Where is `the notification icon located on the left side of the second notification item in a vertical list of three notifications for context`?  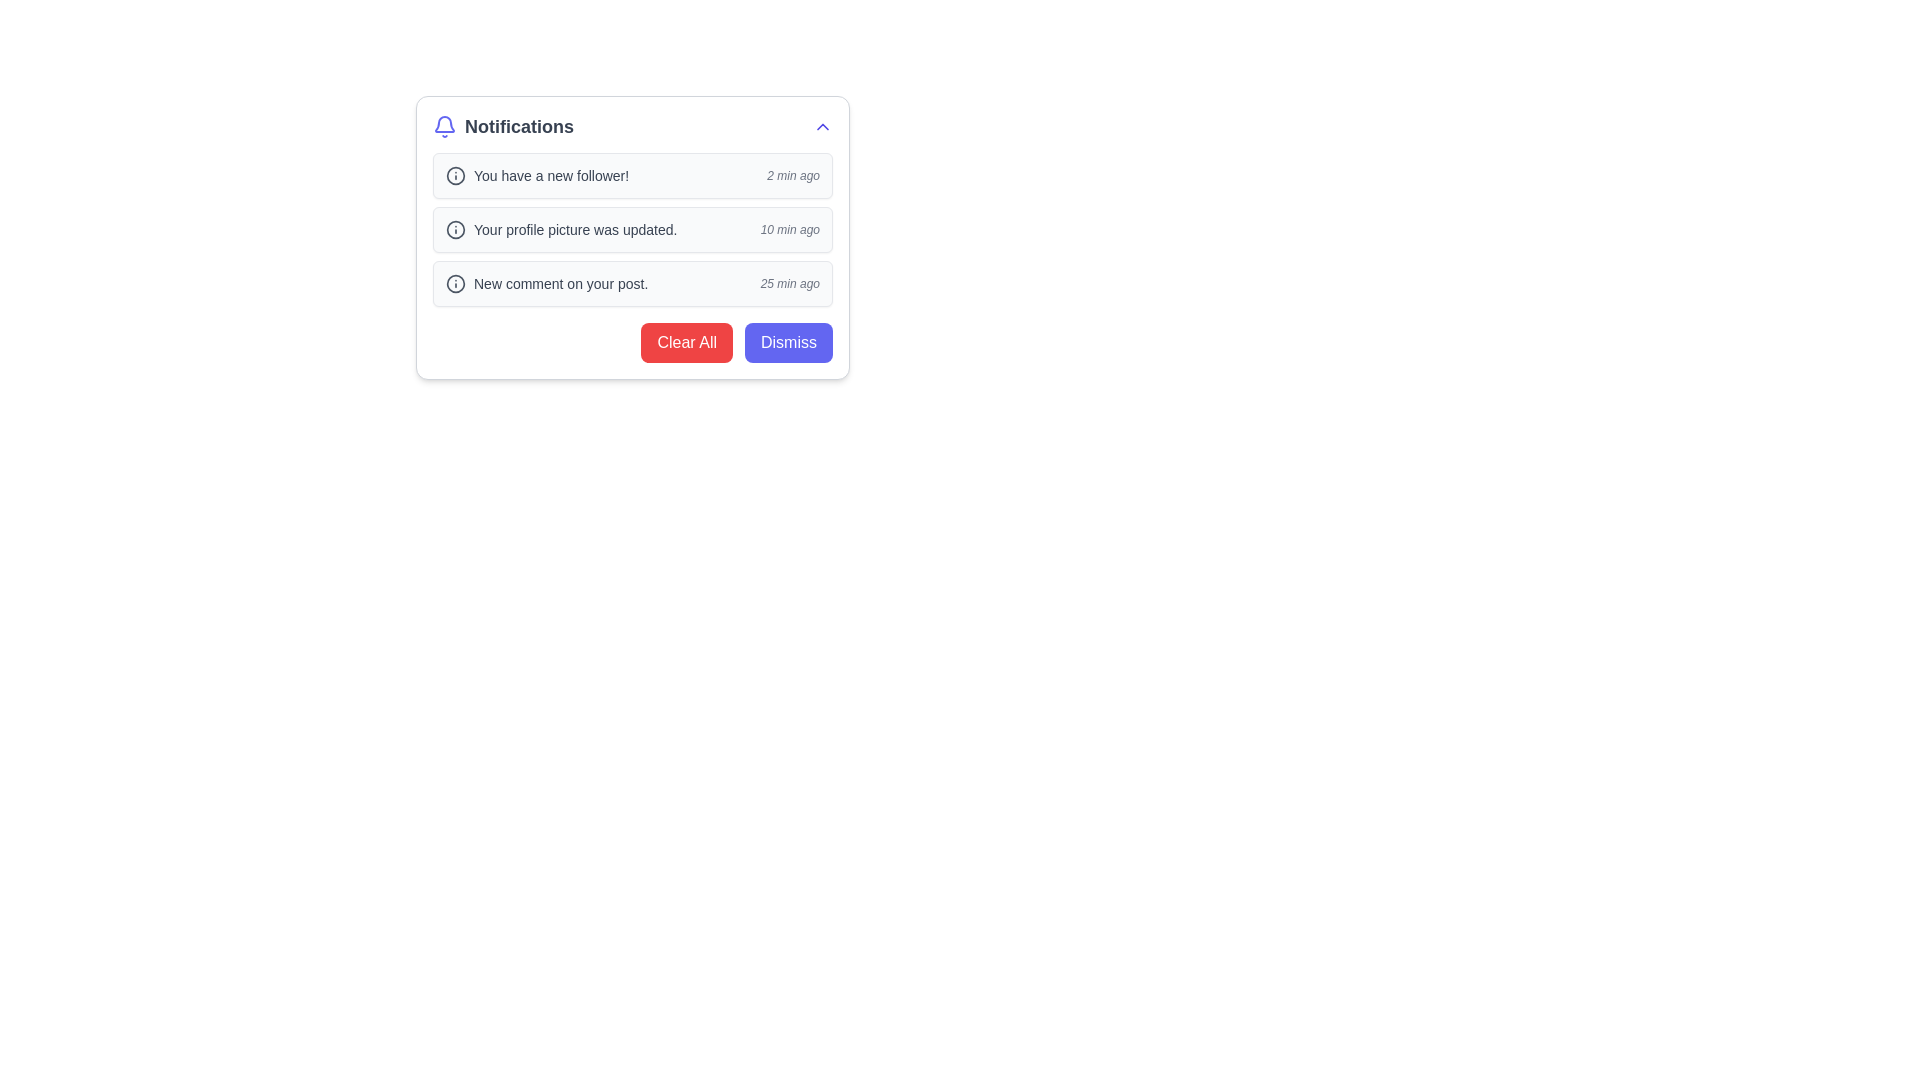 the notification icon located on the left side of the second notification item in a vertical list of three notifications for context is located at coordinates (455, 229).